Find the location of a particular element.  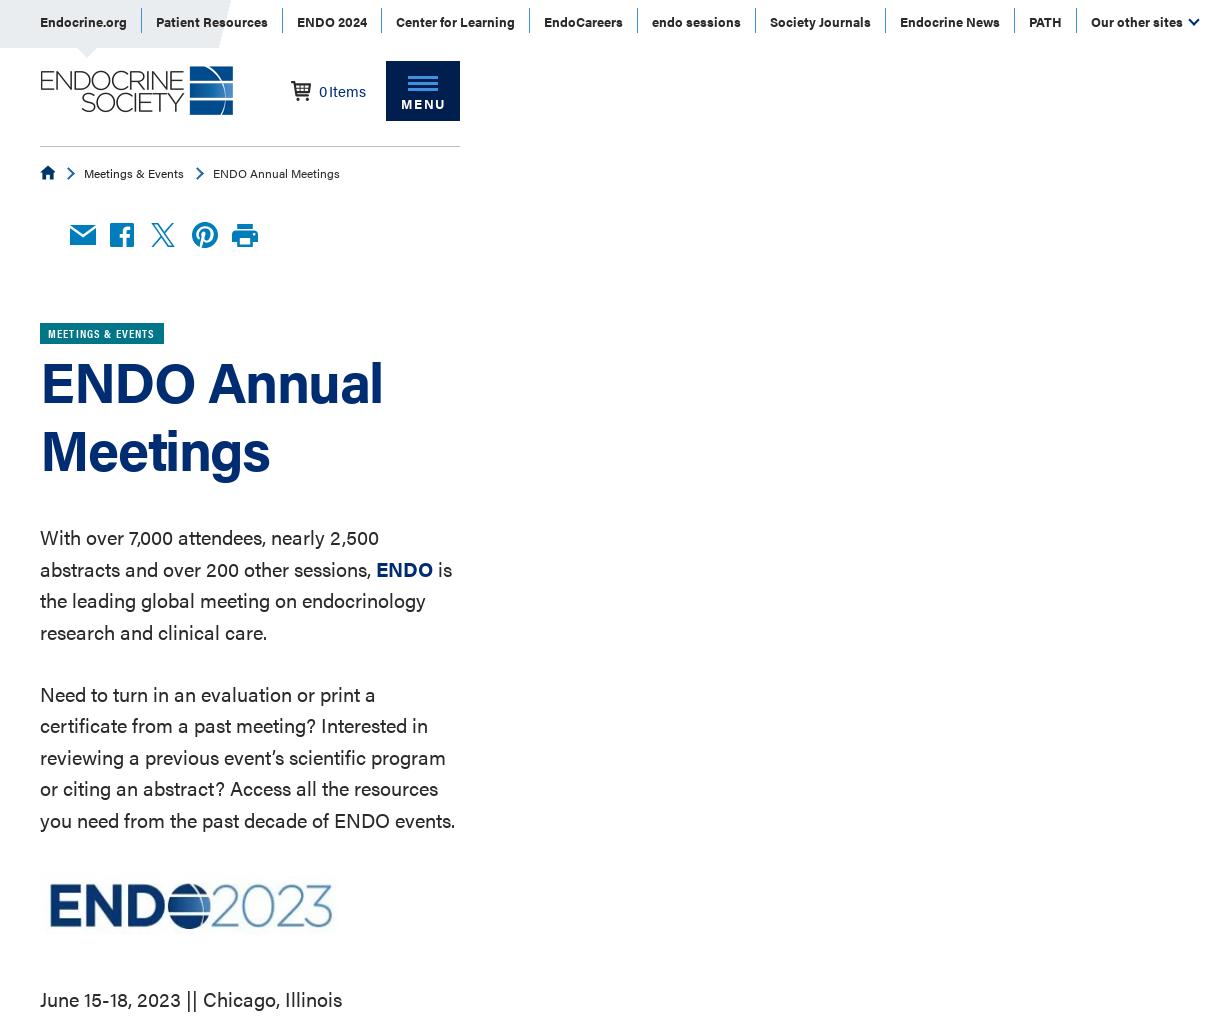

'is the leading global meeting on endocrinology research and clinical care.' is located at coordinates (245, 598).